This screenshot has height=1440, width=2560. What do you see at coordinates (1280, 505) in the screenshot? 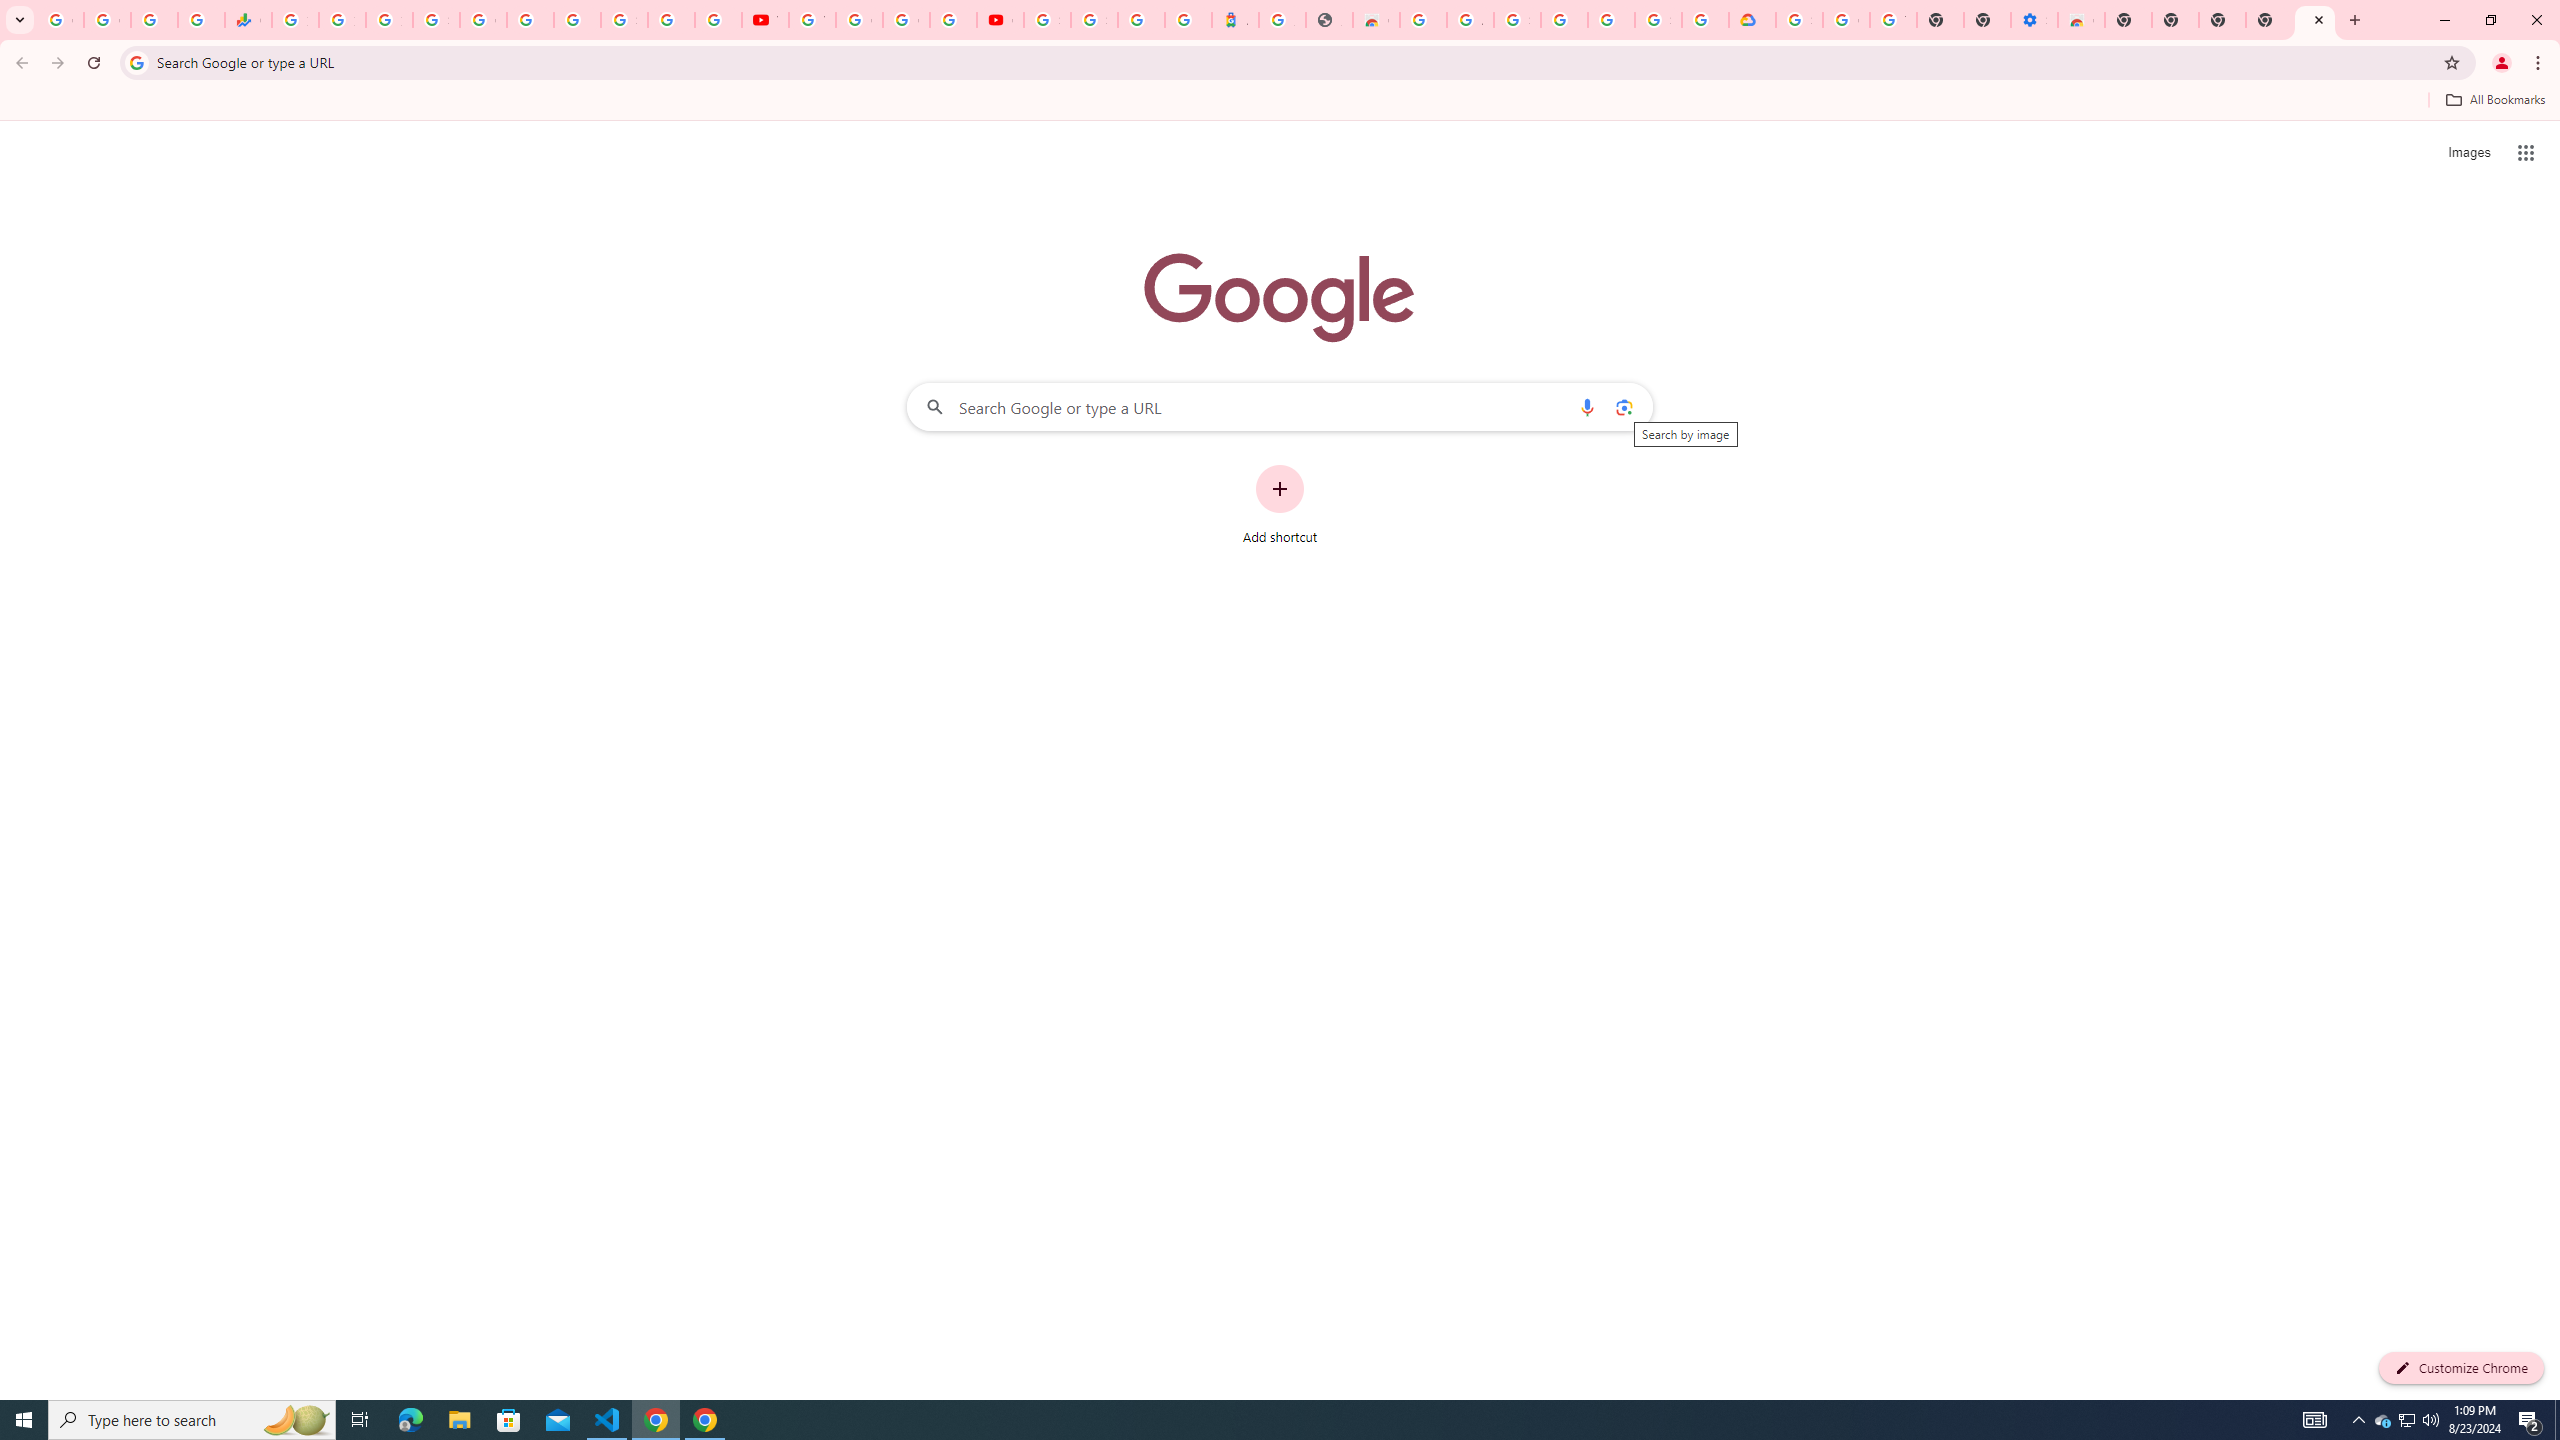
I see `'Add shortcut'` at bounding box center [1280, 505].